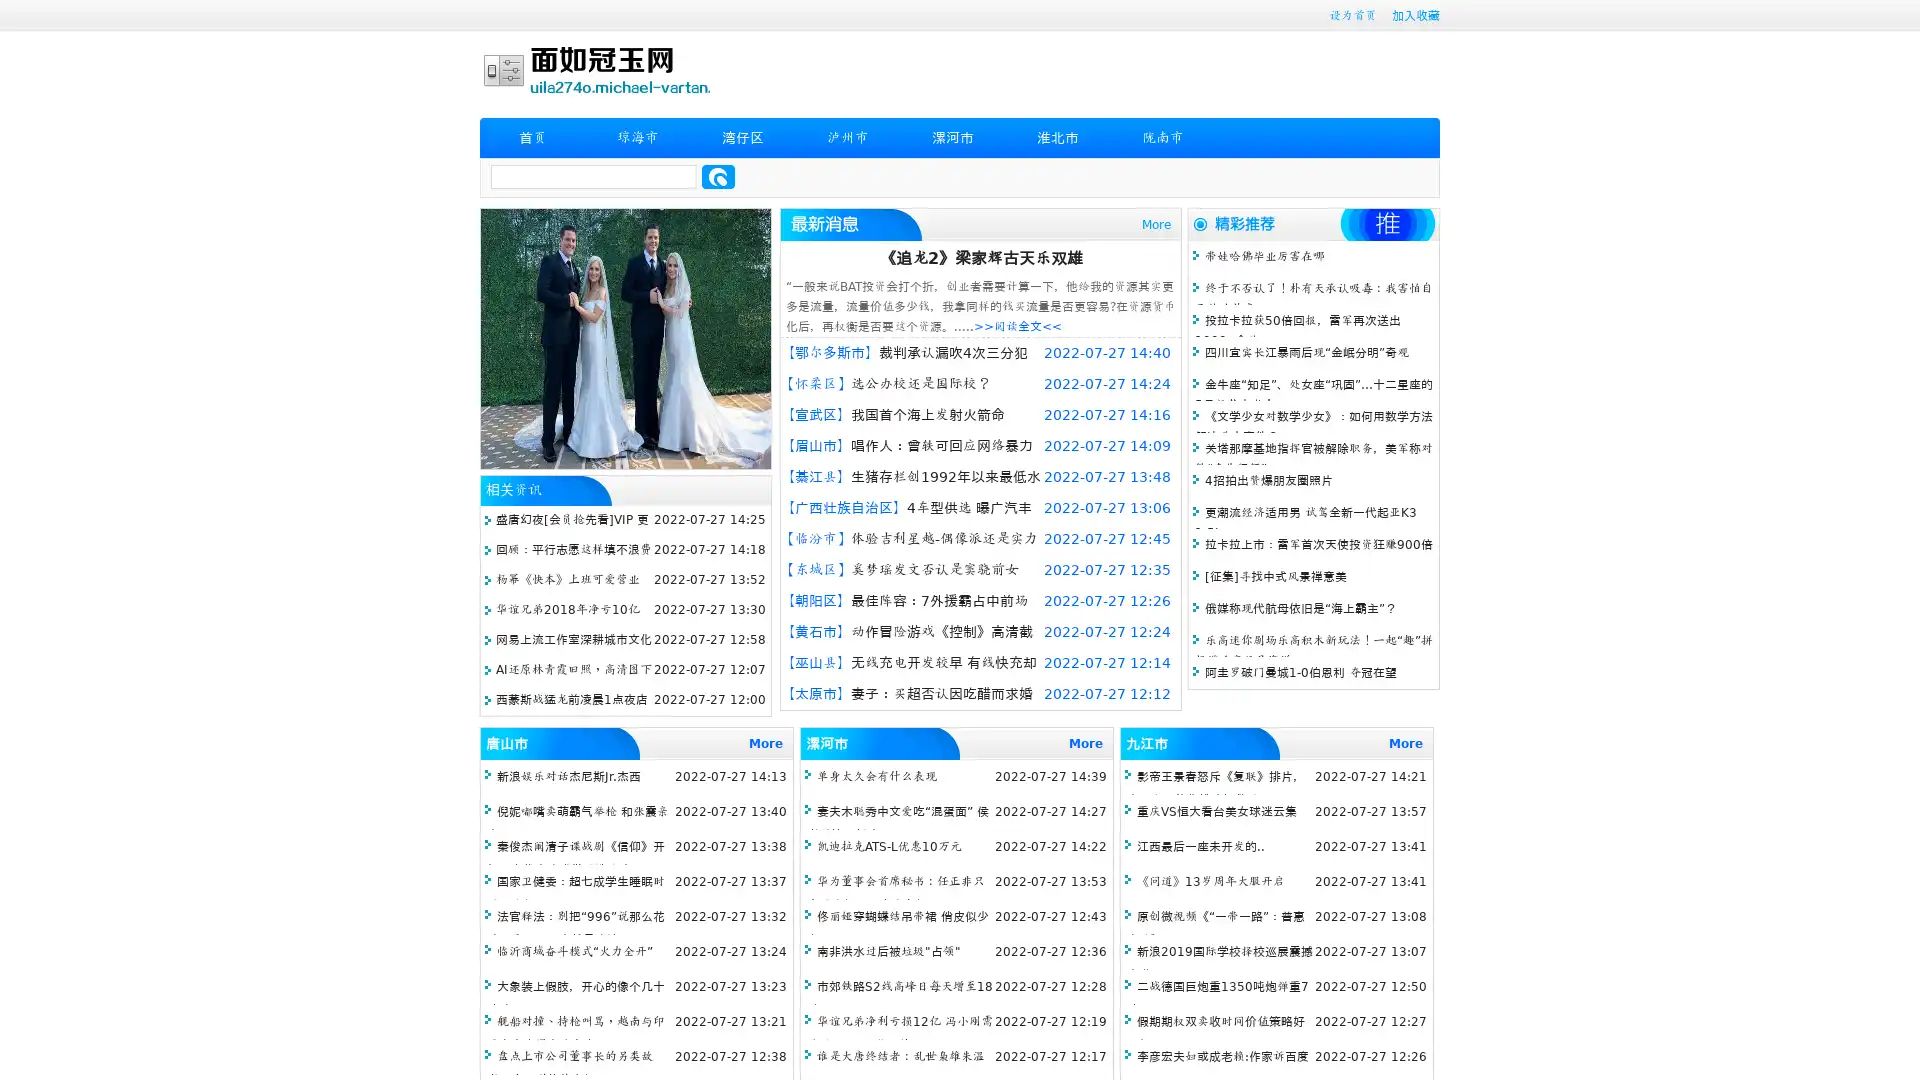 The image size is (1920, 1080). What do you see at coordinates (718, 176) in the screenshot?
I see `Search` at bounding box center [718, 176].